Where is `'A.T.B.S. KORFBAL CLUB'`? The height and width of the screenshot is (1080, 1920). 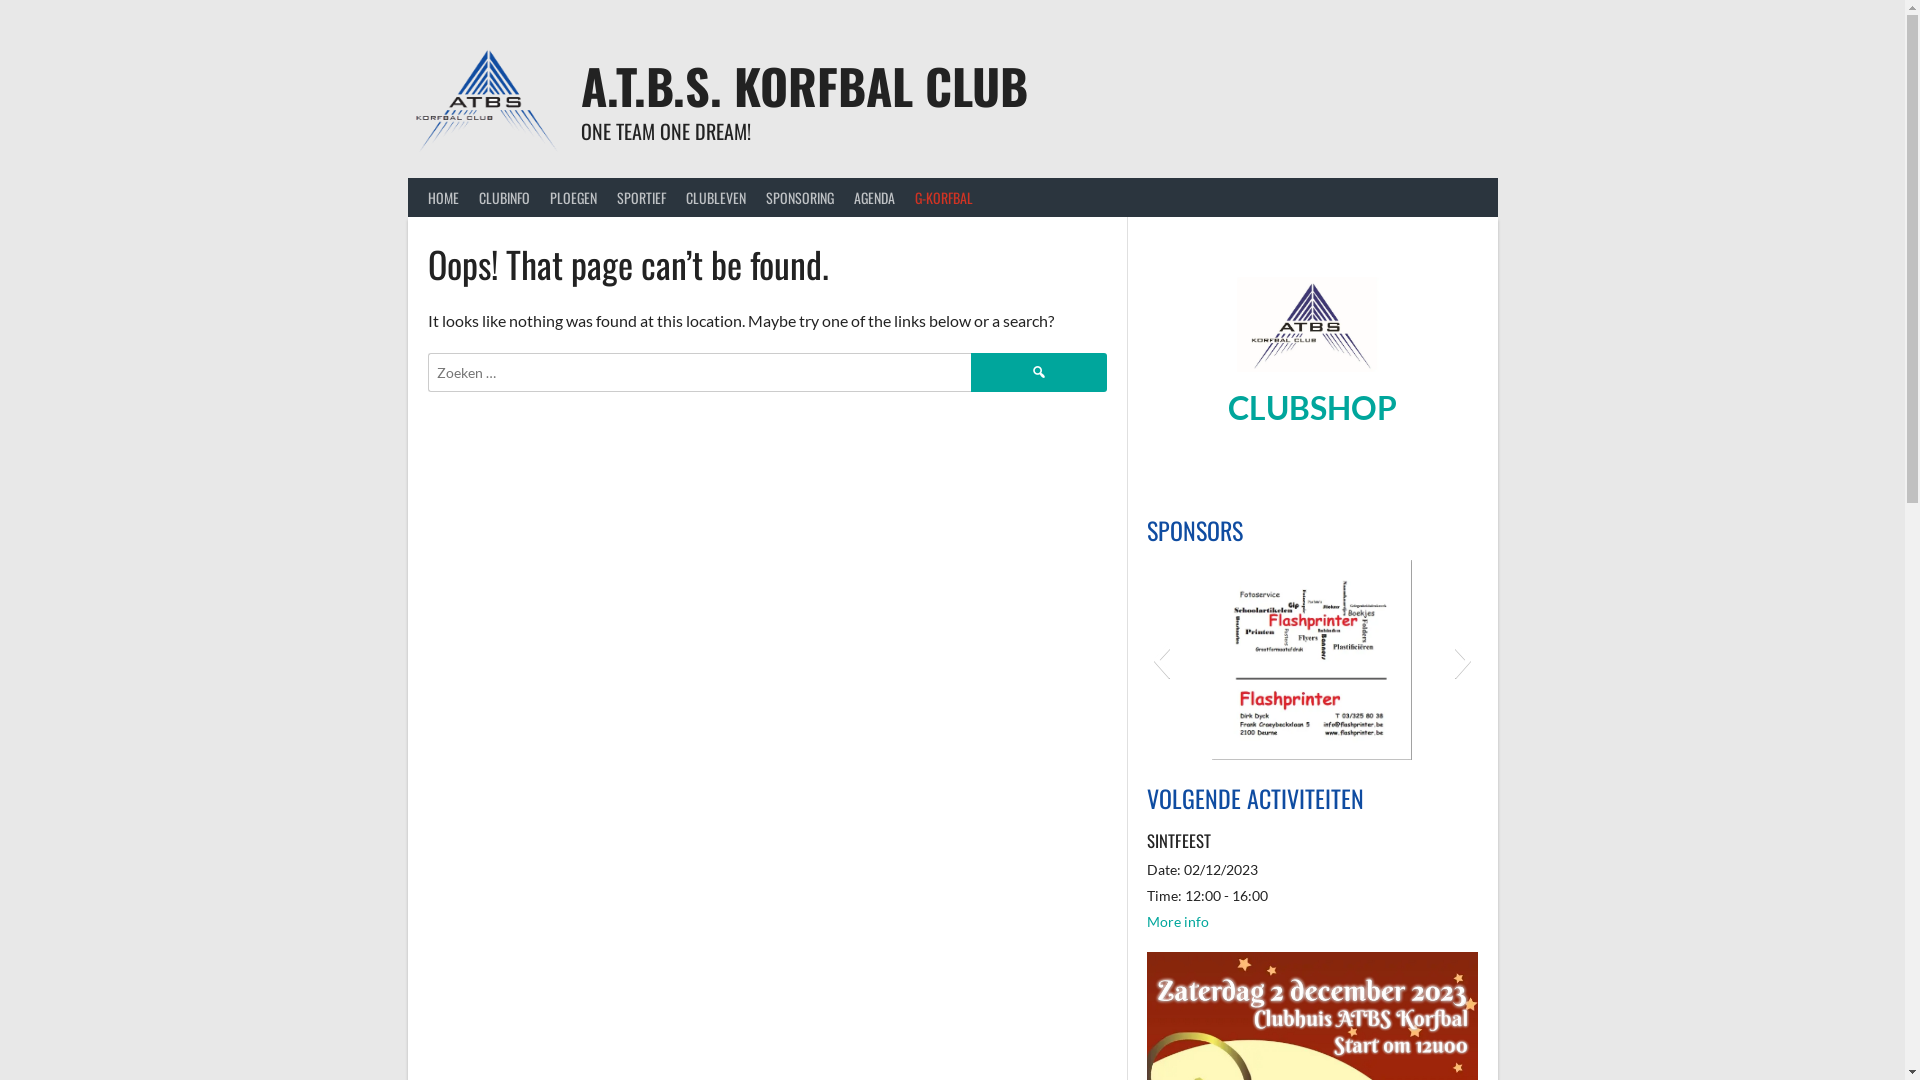
'A.T.B.S. KORFBAL CLUB' is located at coordinates (804, 84).